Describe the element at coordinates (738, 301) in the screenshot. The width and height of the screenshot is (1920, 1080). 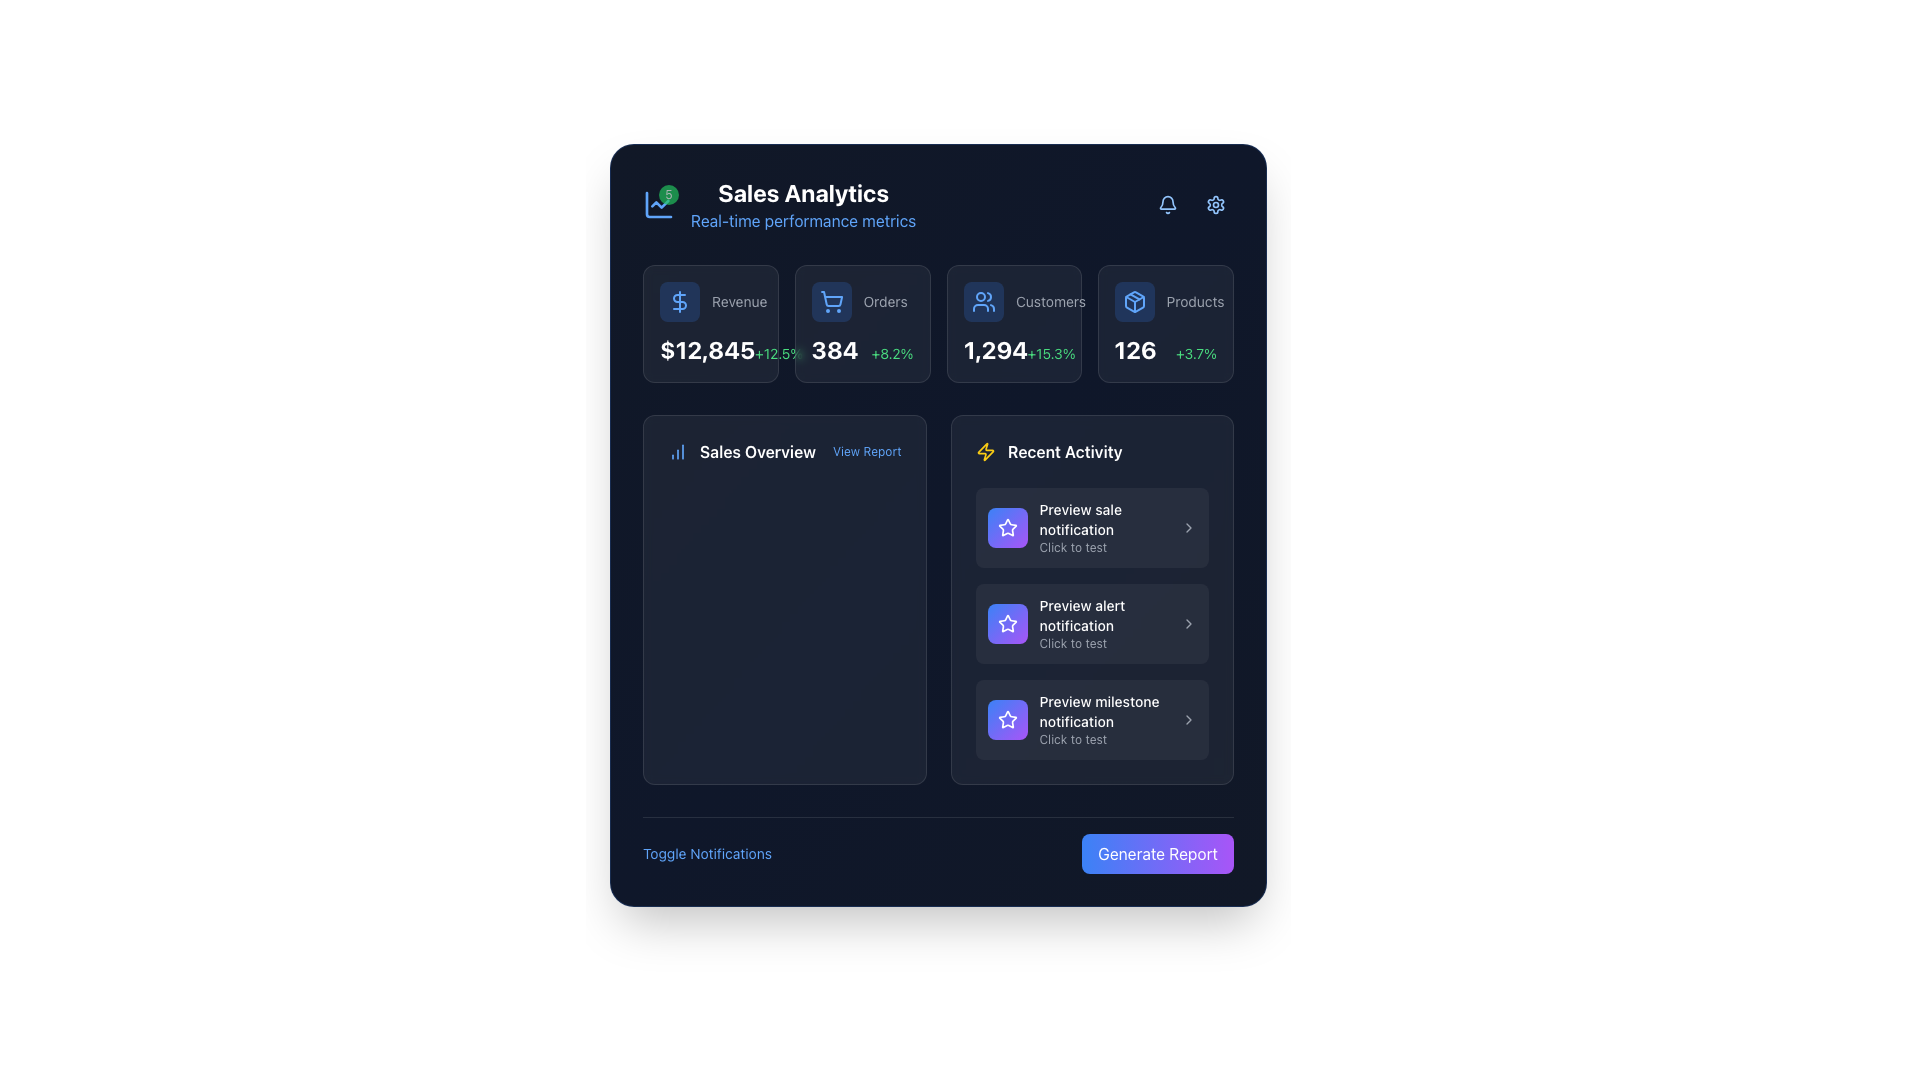
I see `the label positioned to the right of the dollar sign icon` at that location.